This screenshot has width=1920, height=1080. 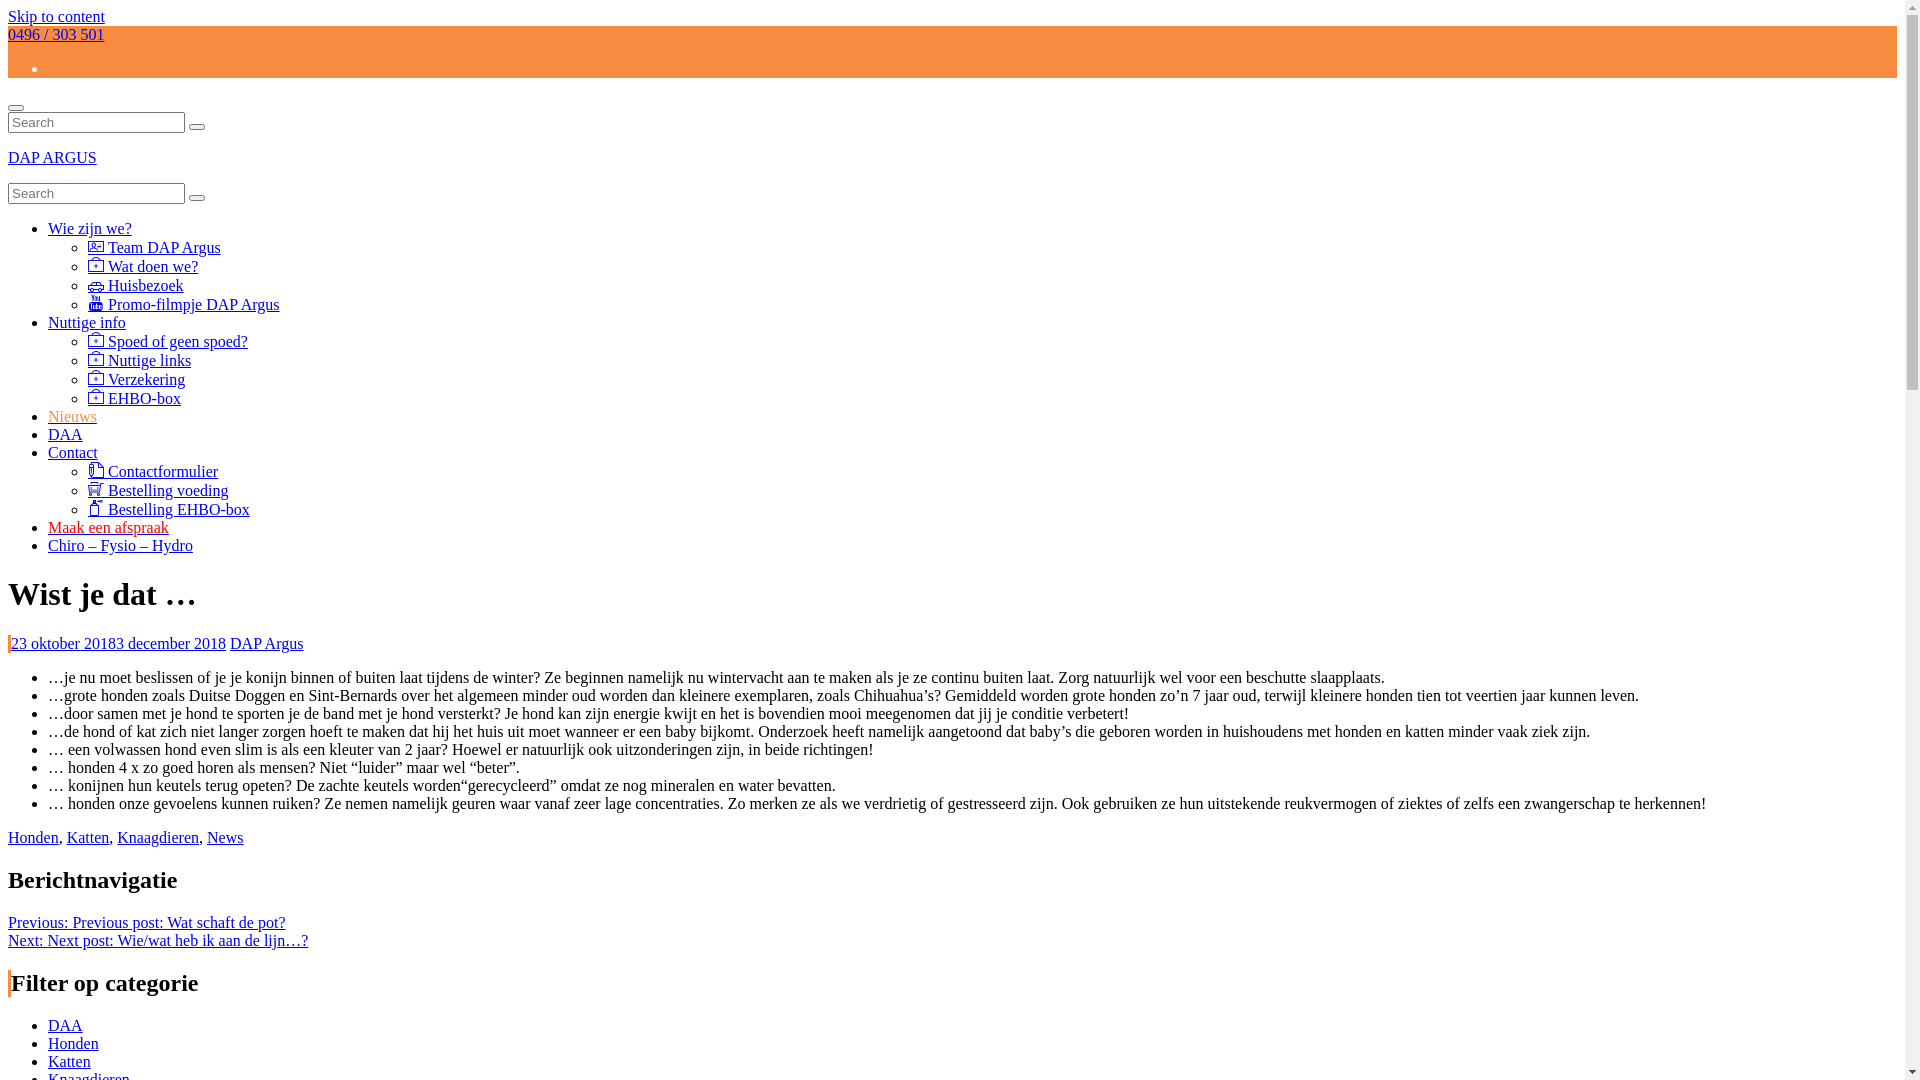 What do you see at coordinates (168, 340) in the screenshot?
I see `'Spoed of geen spoed?'` at bounding box center [168, 340].